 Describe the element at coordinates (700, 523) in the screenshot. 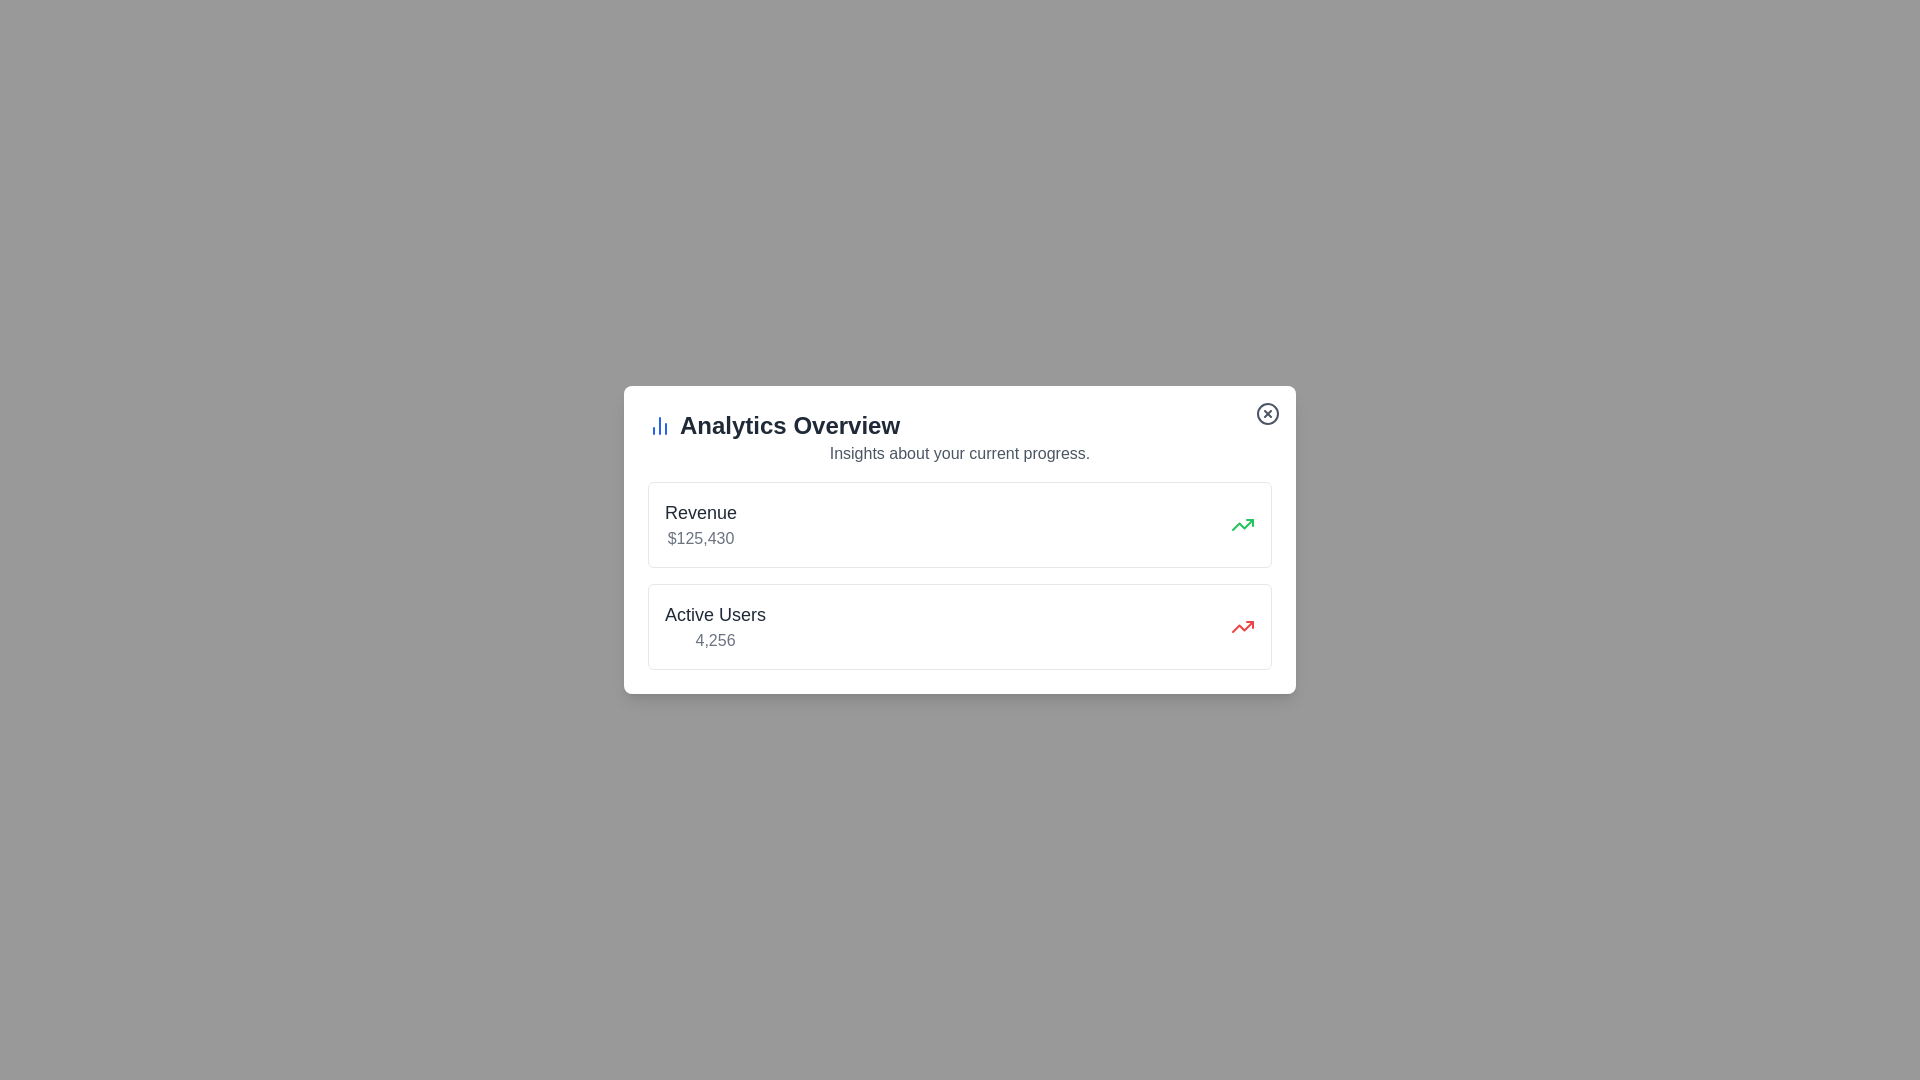

I see `the text display element that shows 'Revenue' in a larger, bold font and '$125,430' in a smaller, gray font, located at the upper-left corner of its containing card` at that location.